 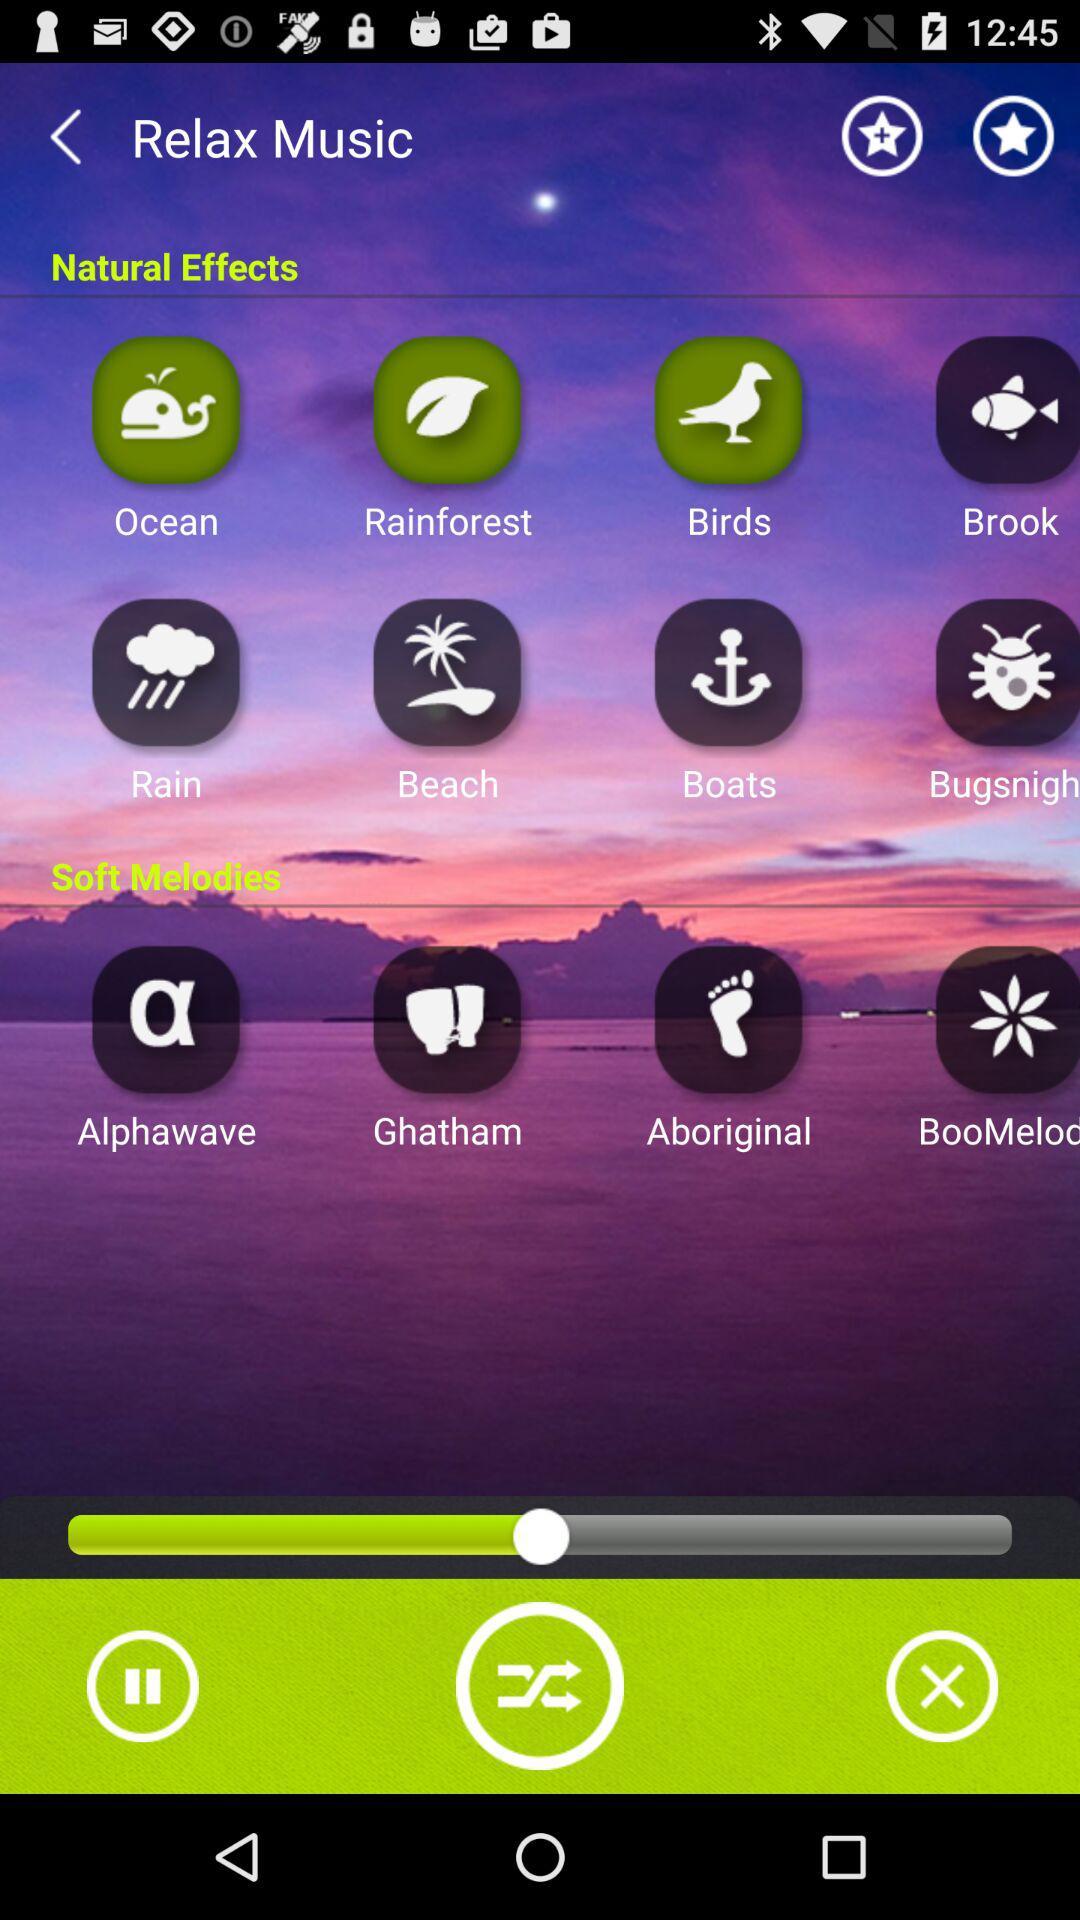 What do you see at coordinates (729, 1089) in the screenshot?
I see `the facebook icon` at bounding box center [729, 1089].